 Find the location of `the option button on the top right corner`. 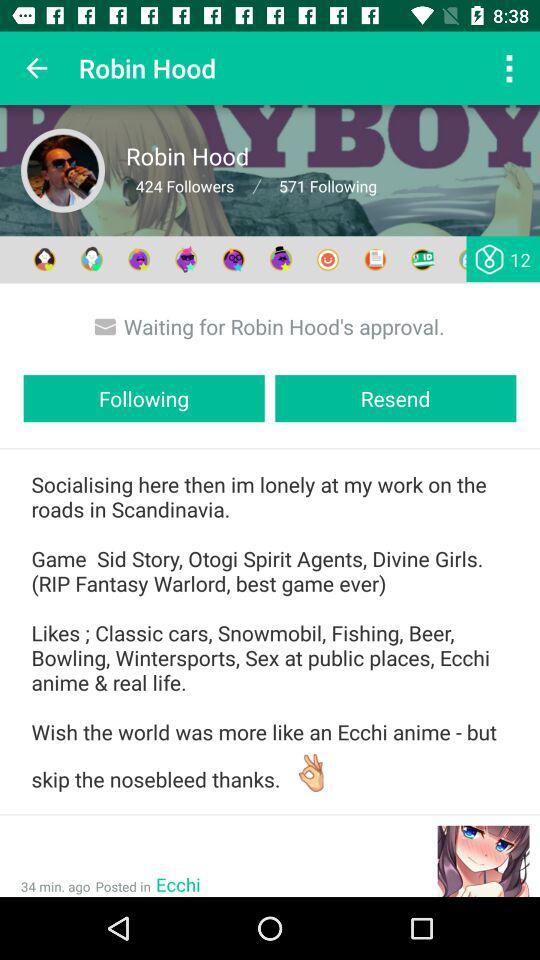

the option button on the top right corner is located at coordinates (508, 68).